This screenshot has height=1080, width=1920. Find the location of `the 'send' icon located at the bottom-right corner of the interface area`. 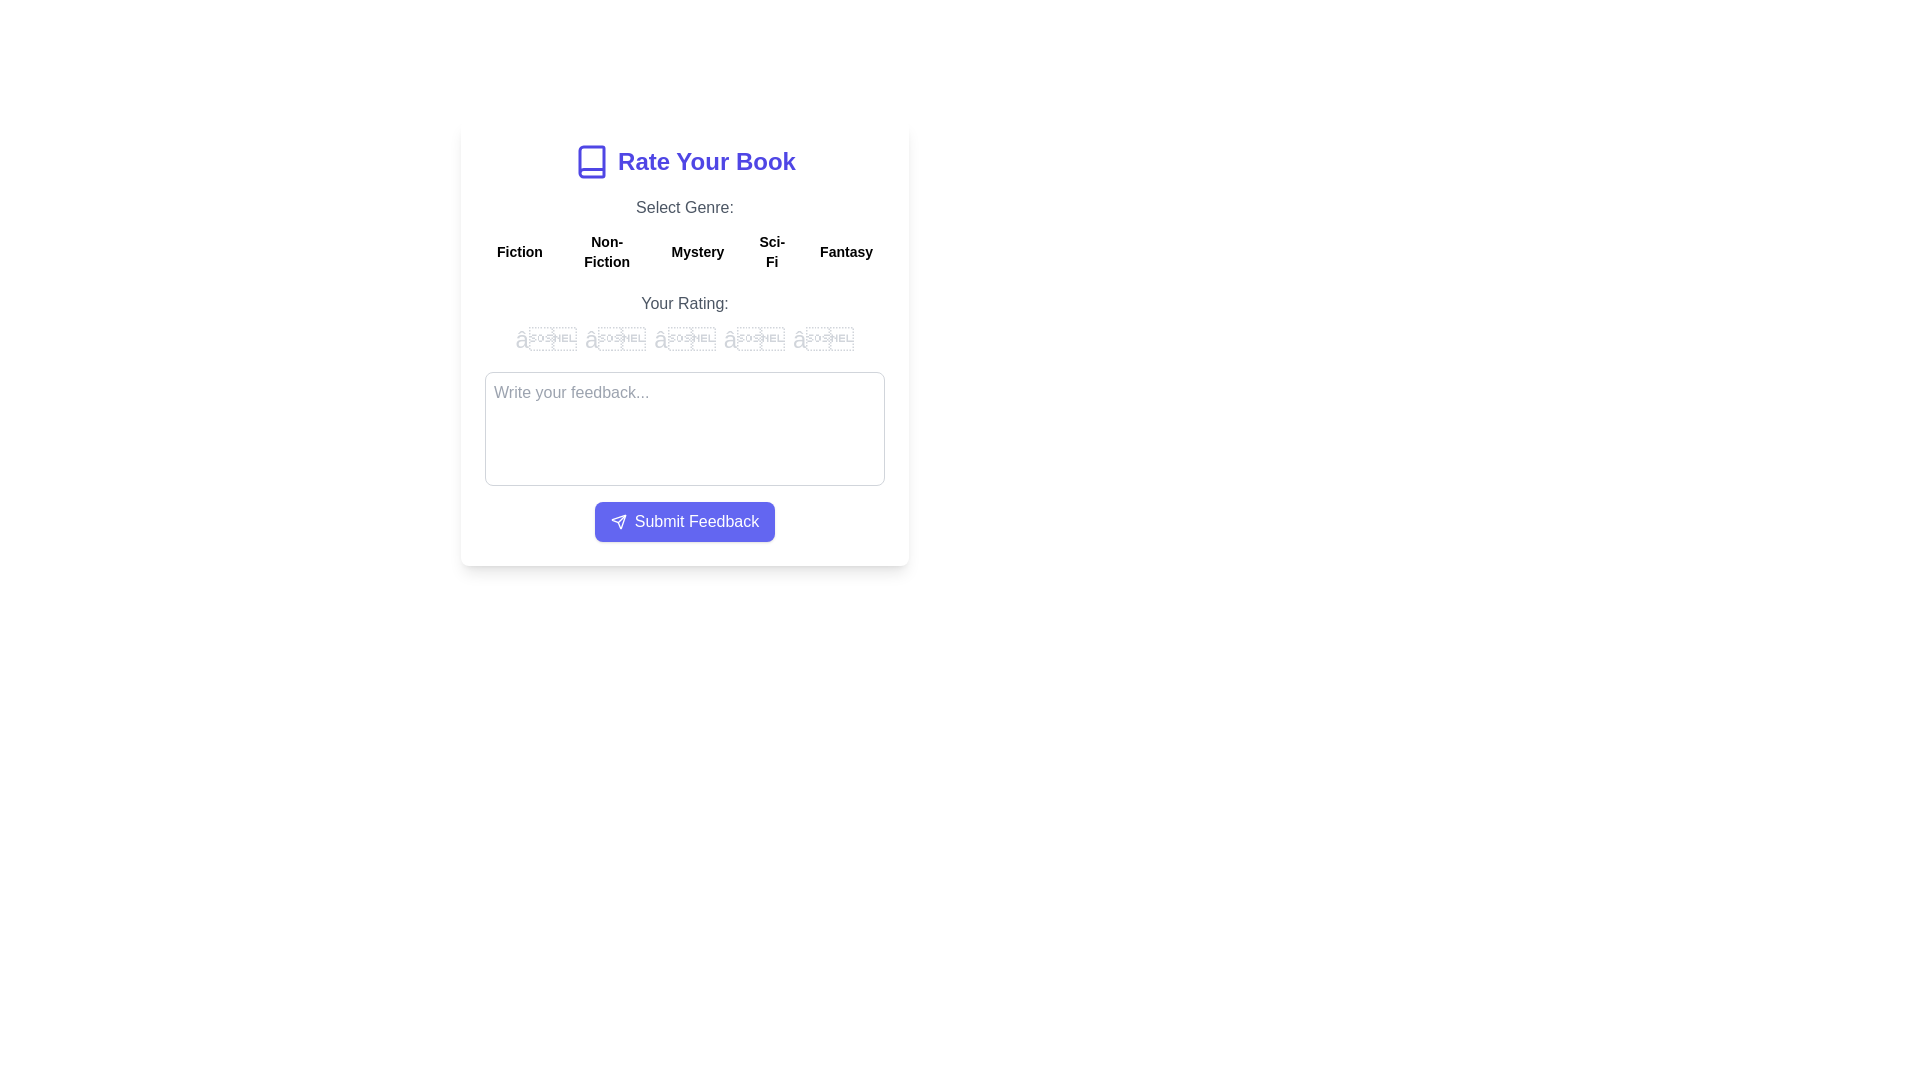

the 'send' icon located at the bottom-right corner of the interface area is located at coordinates (617, 520).